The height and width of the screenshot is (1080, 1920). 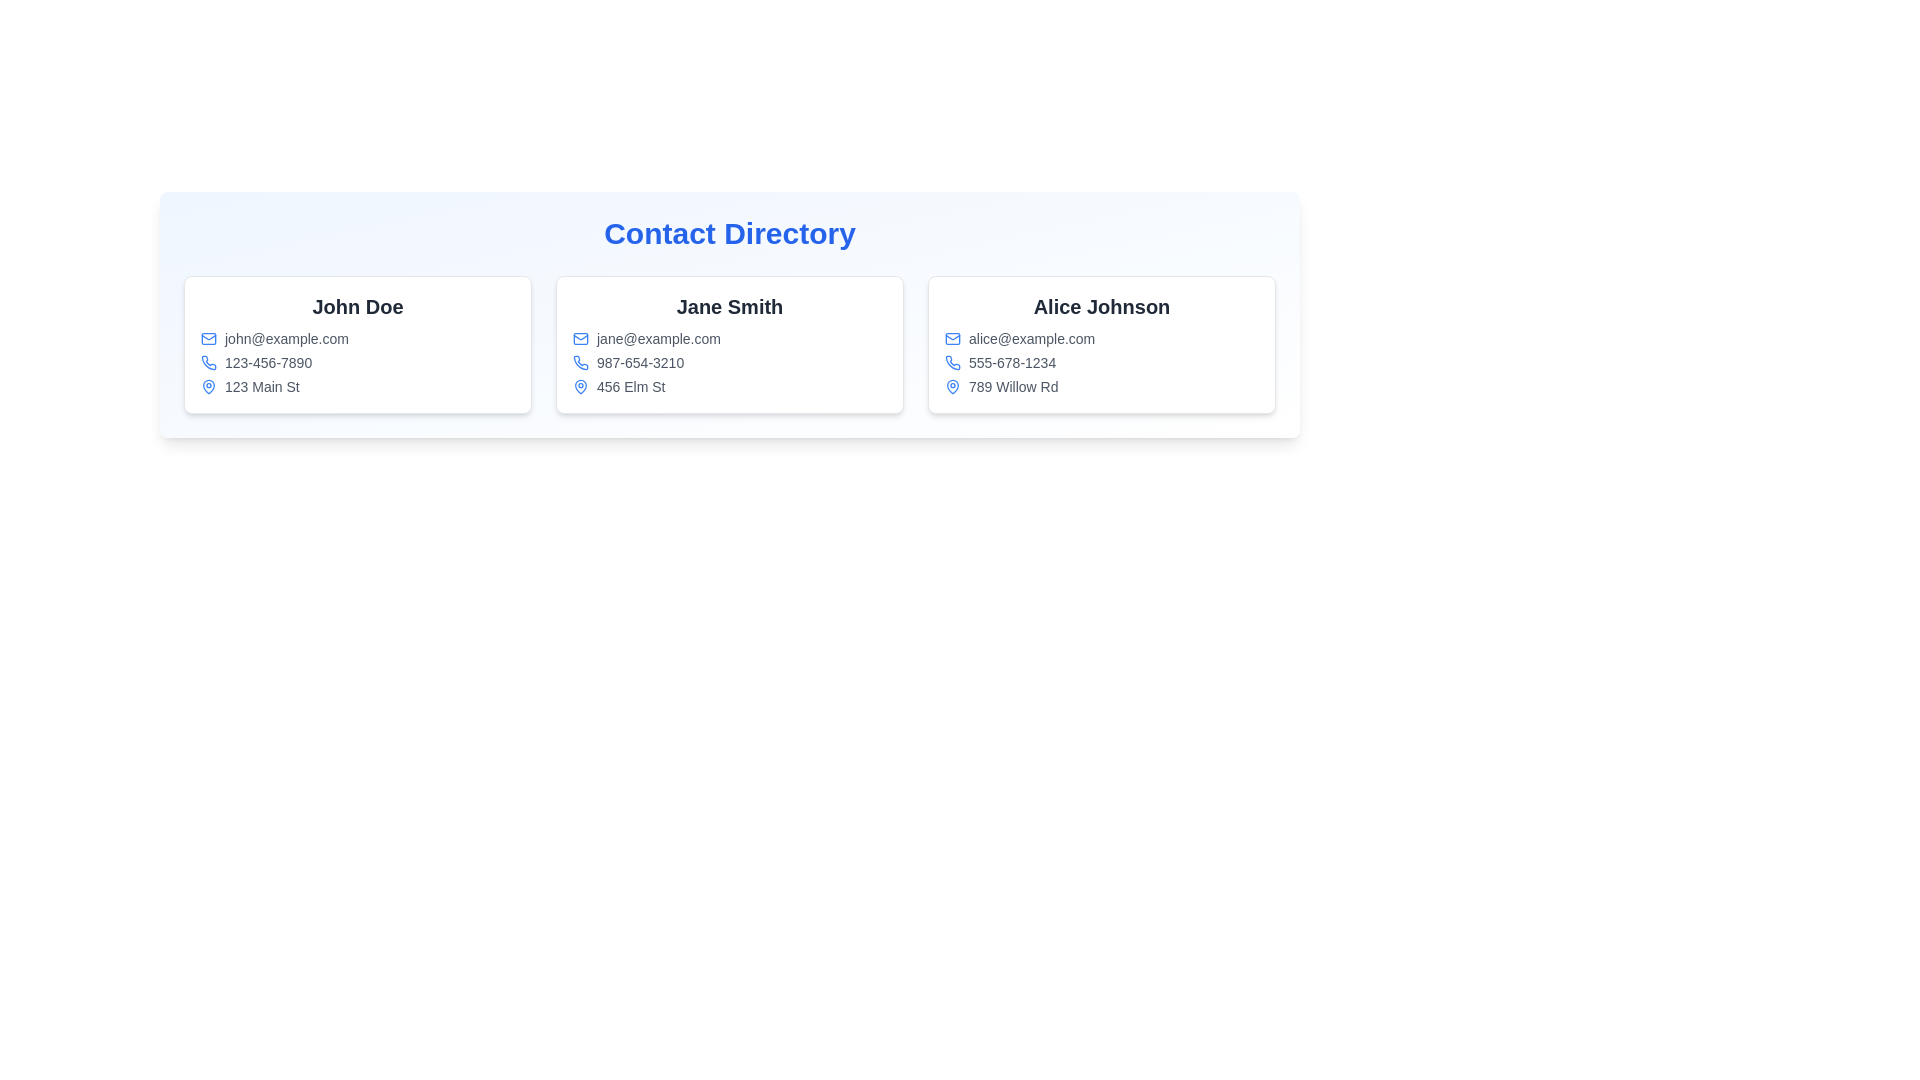 What do you see at coordinates (728, 233) in the screenshot?
I see `the 'Contact Directory' title text, which is styled in bold, large blue font and centrally aligned at the top of the interface` at bounding box center [728, 233].